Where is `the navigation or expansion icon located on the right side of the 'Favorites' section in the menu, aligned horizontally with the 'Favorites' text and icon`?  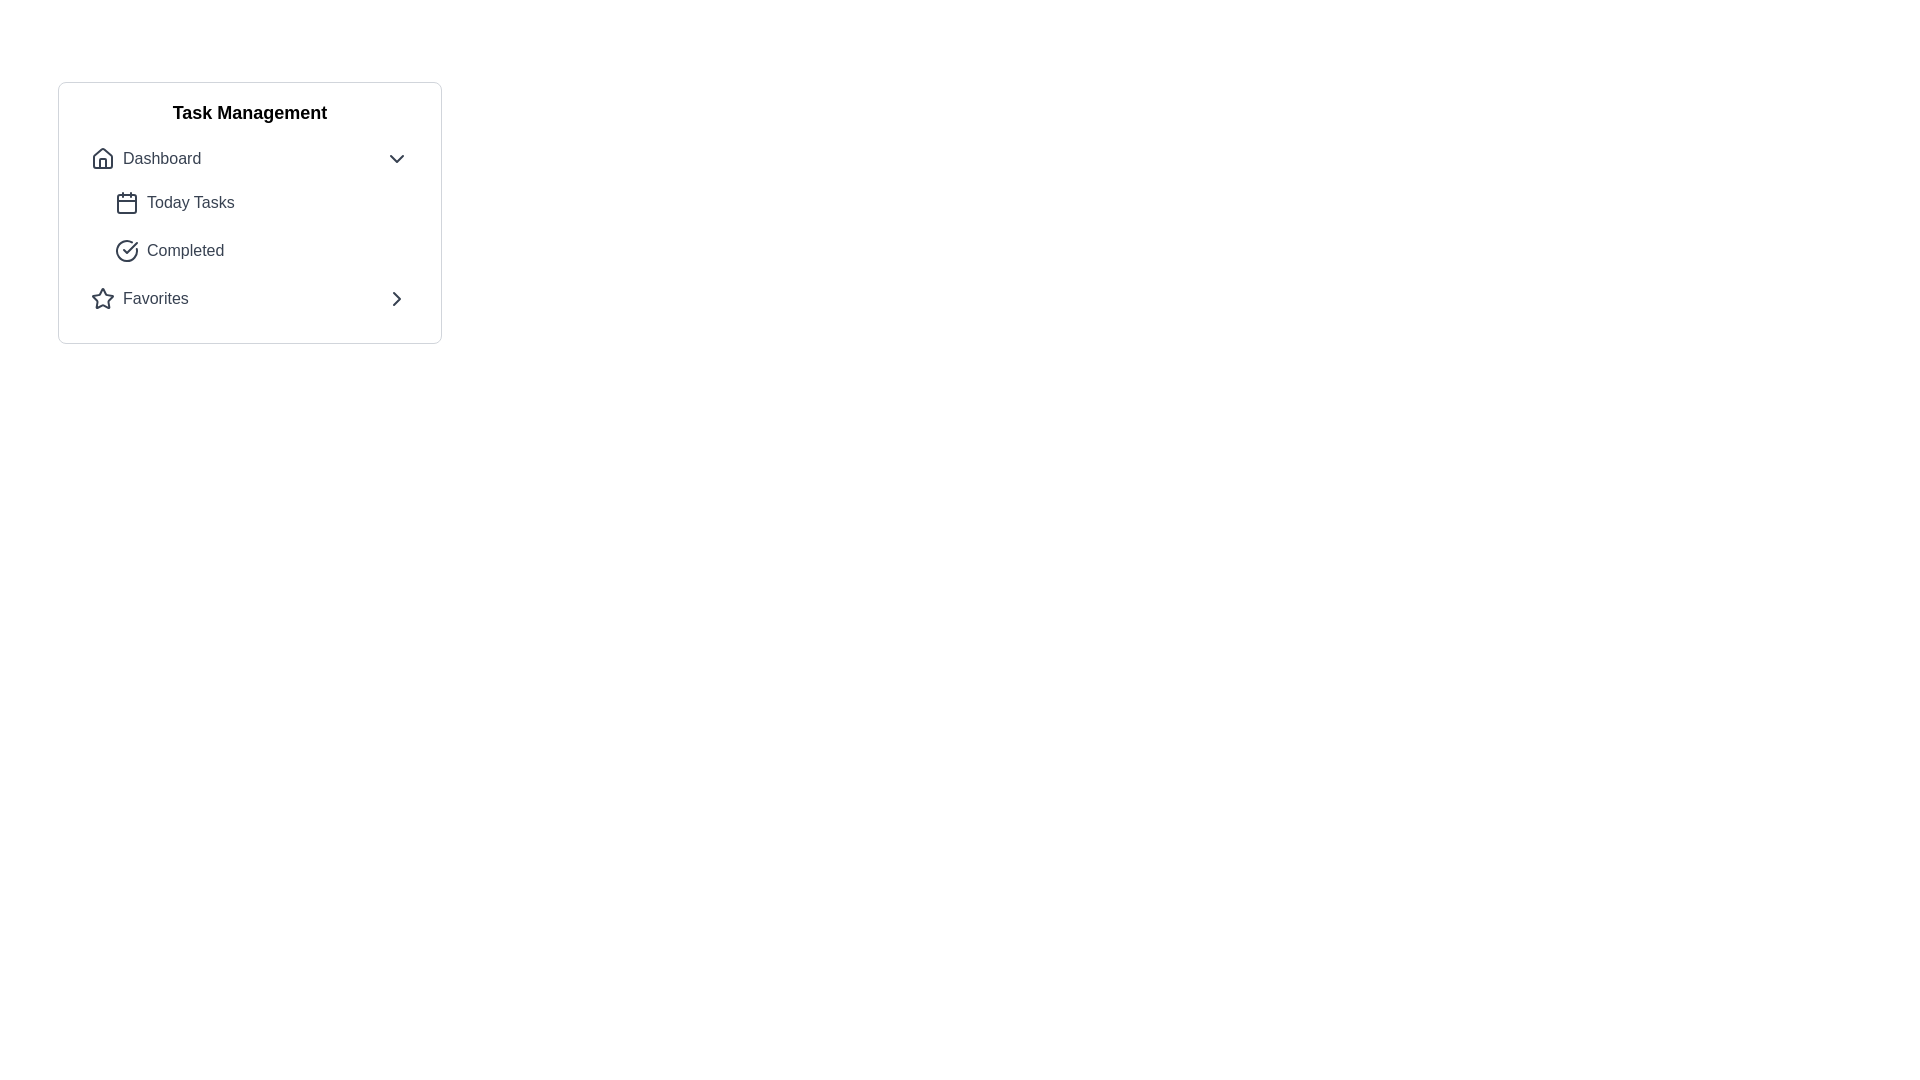 the navigation or expansion icon located on the right side of the 'Favorites' section in the menu, aligned horizontally with the 'Favorites' text and icon is located at coordinates (397, 299).